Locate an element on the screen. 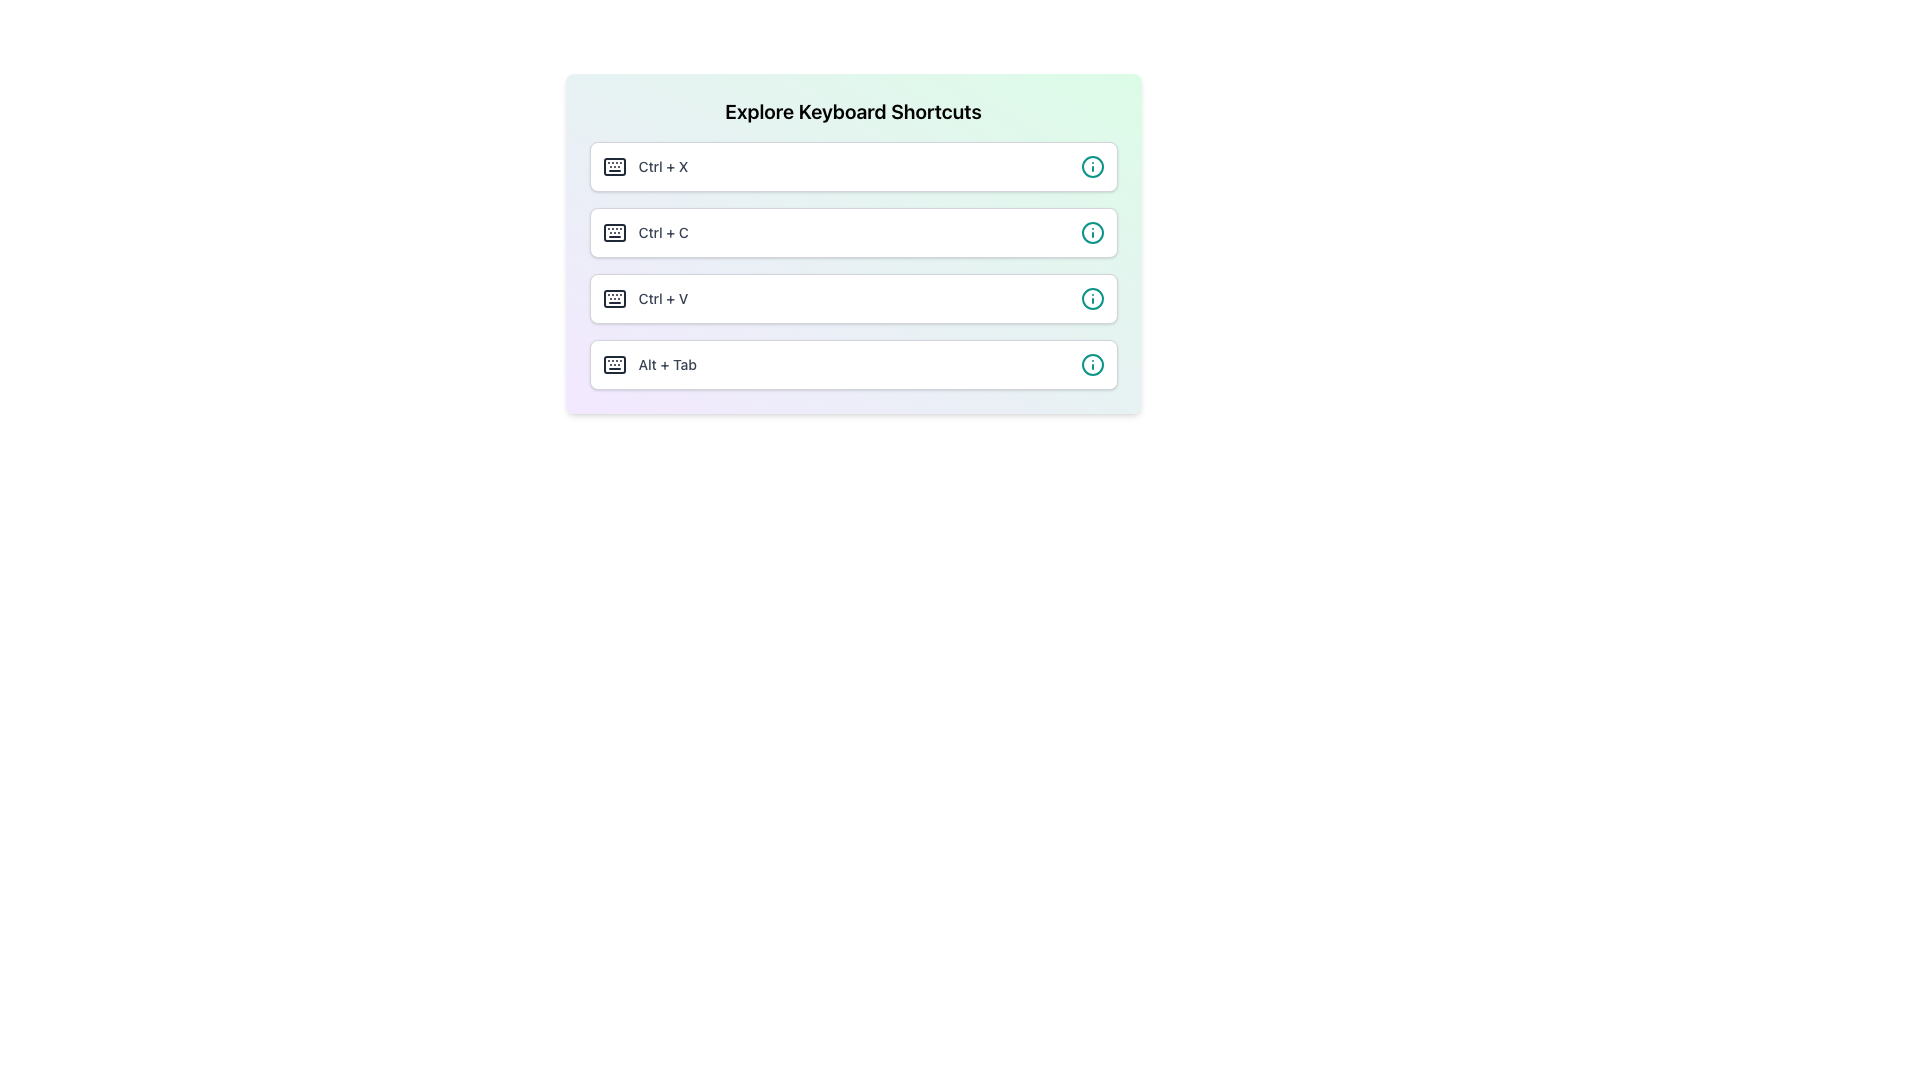 The height and width of the screenshot is (1080, 1920). the small keyboard icon with a dark gray stroke outline, which is located to the left of the 'Ctrl + X' text in the vertical list of keyboard shortcuts is located at coordinates (613, 165).